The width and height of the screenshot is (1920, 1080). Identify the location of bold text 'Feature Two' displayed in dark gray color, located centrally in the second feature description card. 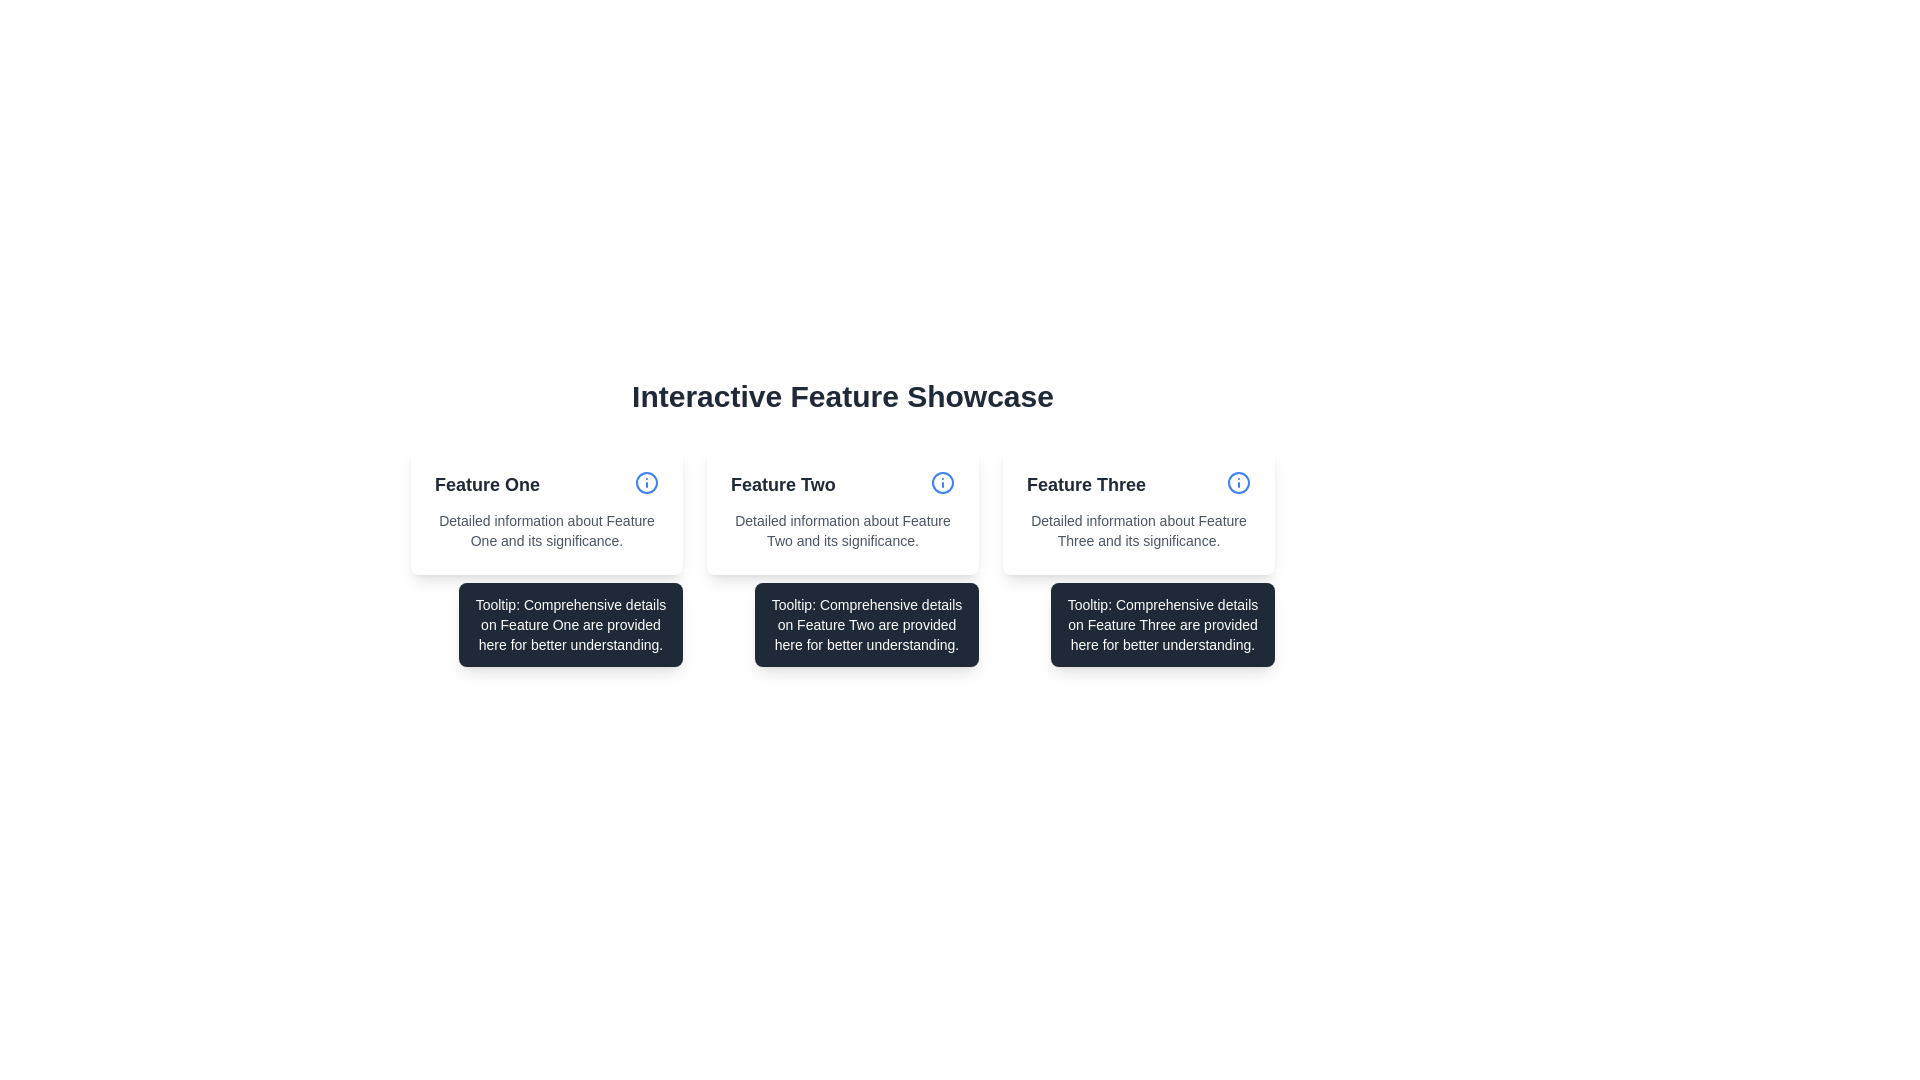
(782, 485).